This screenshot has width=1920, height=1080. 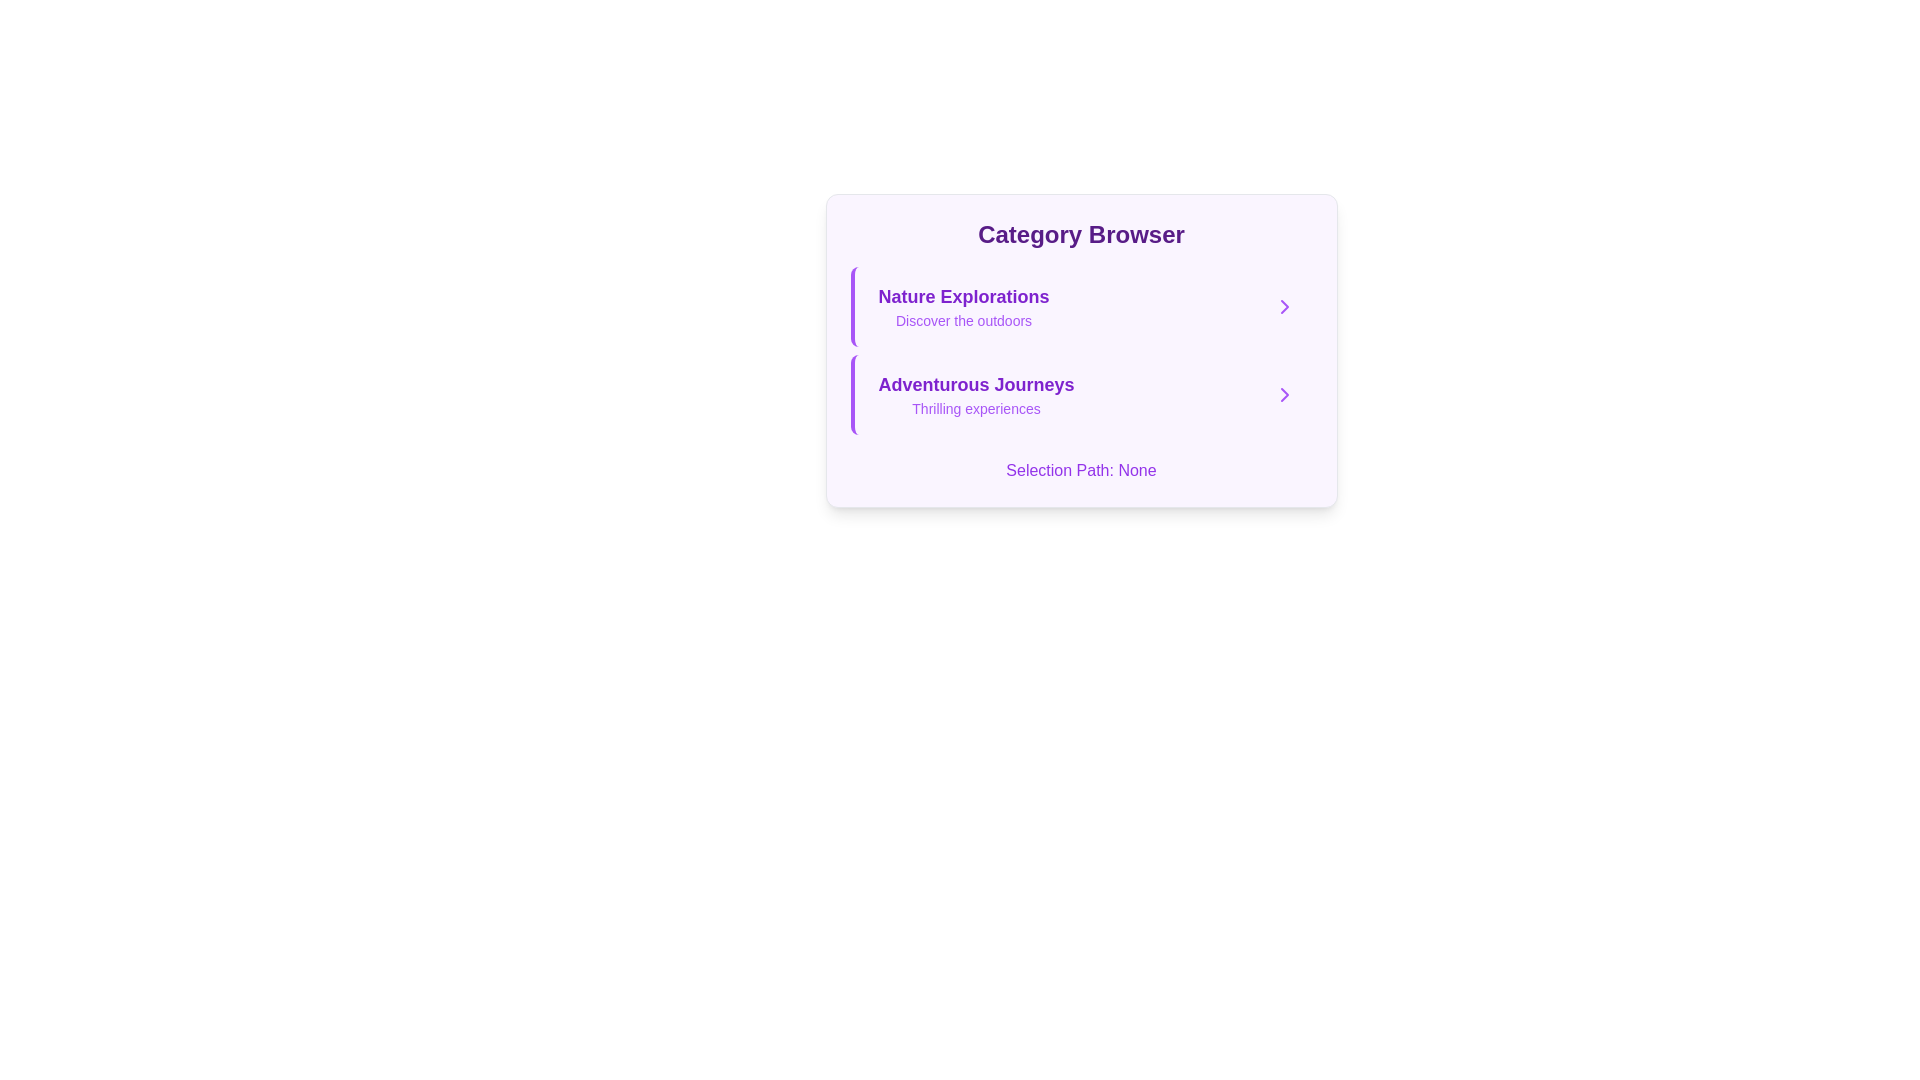 I want to click on the text label that reads 'Discover the outdoors', which is styled in purple and positioned below the 'Nature Explorations' header, so click(x=964, y=319).